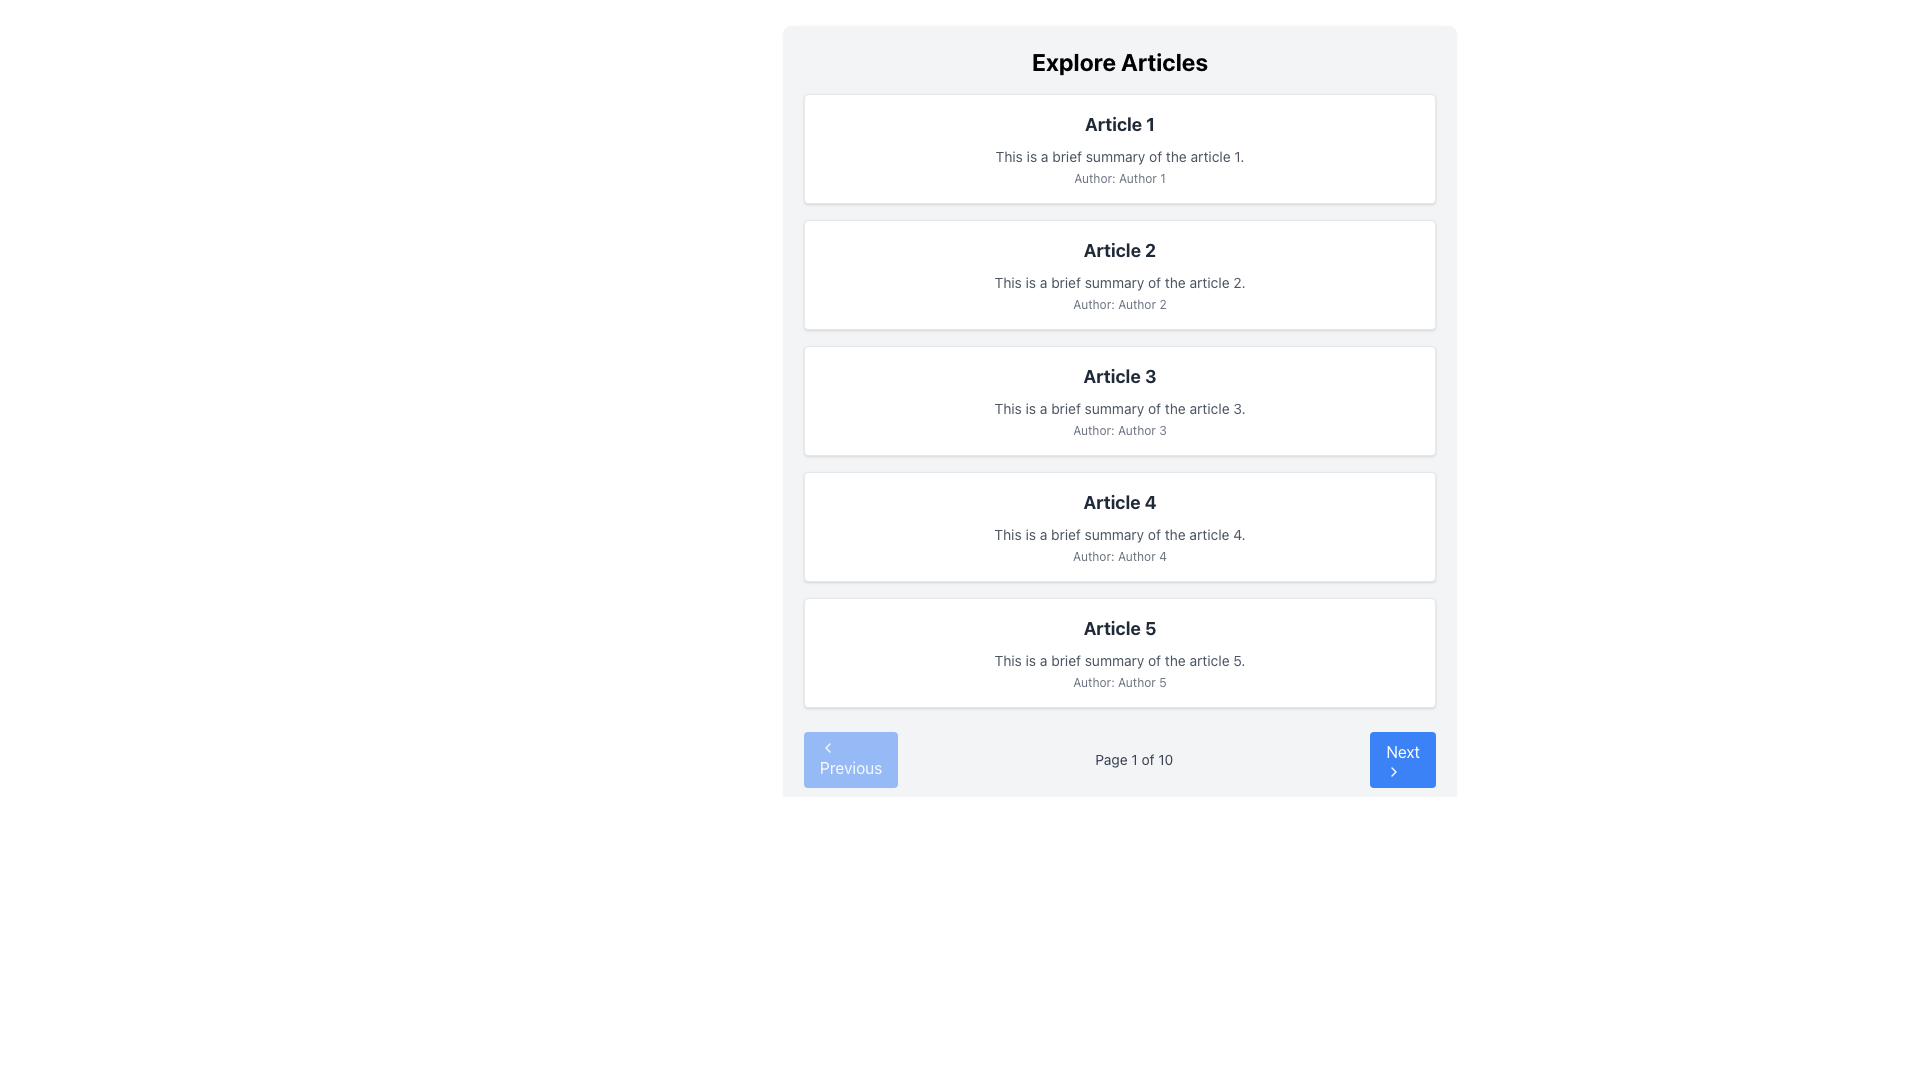 The width and height of the screenshot is (1920, 1080). I want to click on the text label 'Article 5', which is bold, large, and dark gray, located at the top of the fifth card in a vertical list of article components, so click(1118, 627).